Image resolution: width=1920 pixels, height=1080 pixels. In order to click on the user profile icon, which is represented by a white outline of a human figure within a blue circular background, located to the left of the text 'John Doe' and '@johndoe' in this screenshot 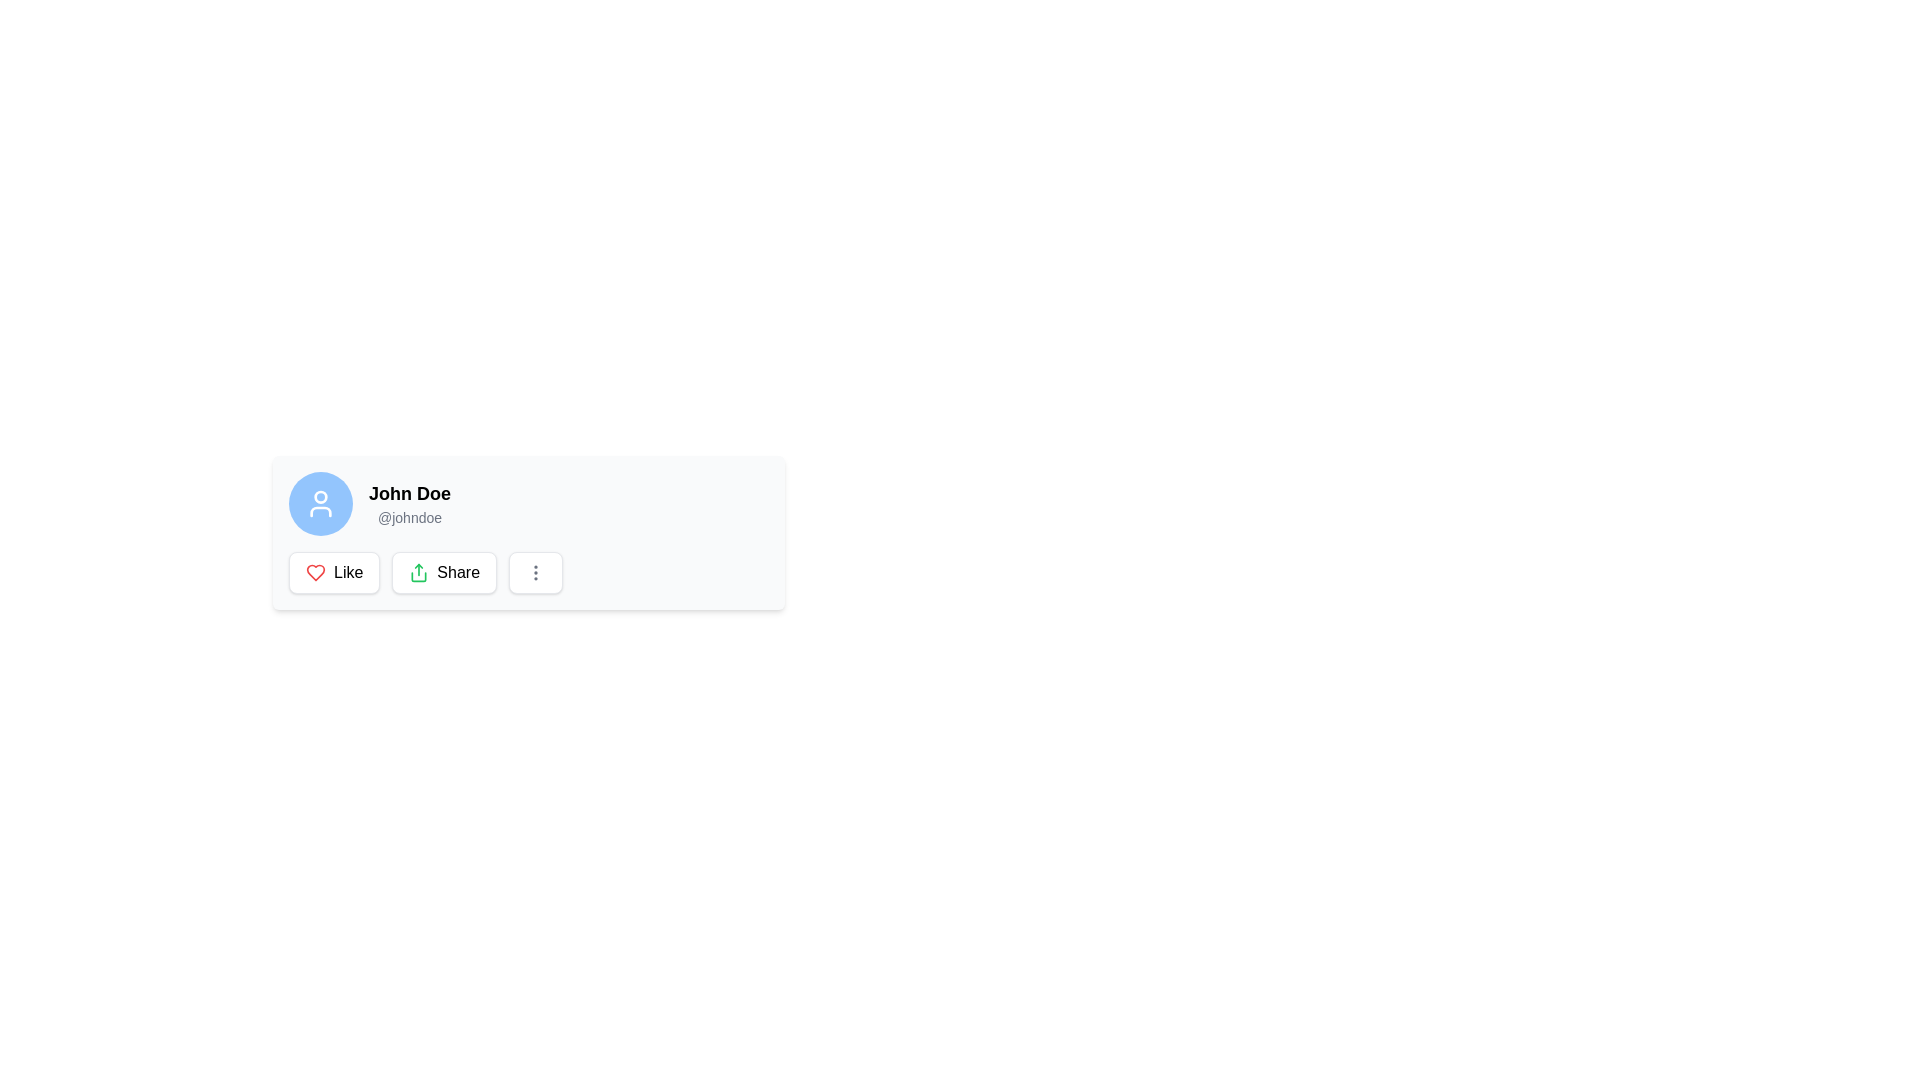, I will do `click(321, 503)`.